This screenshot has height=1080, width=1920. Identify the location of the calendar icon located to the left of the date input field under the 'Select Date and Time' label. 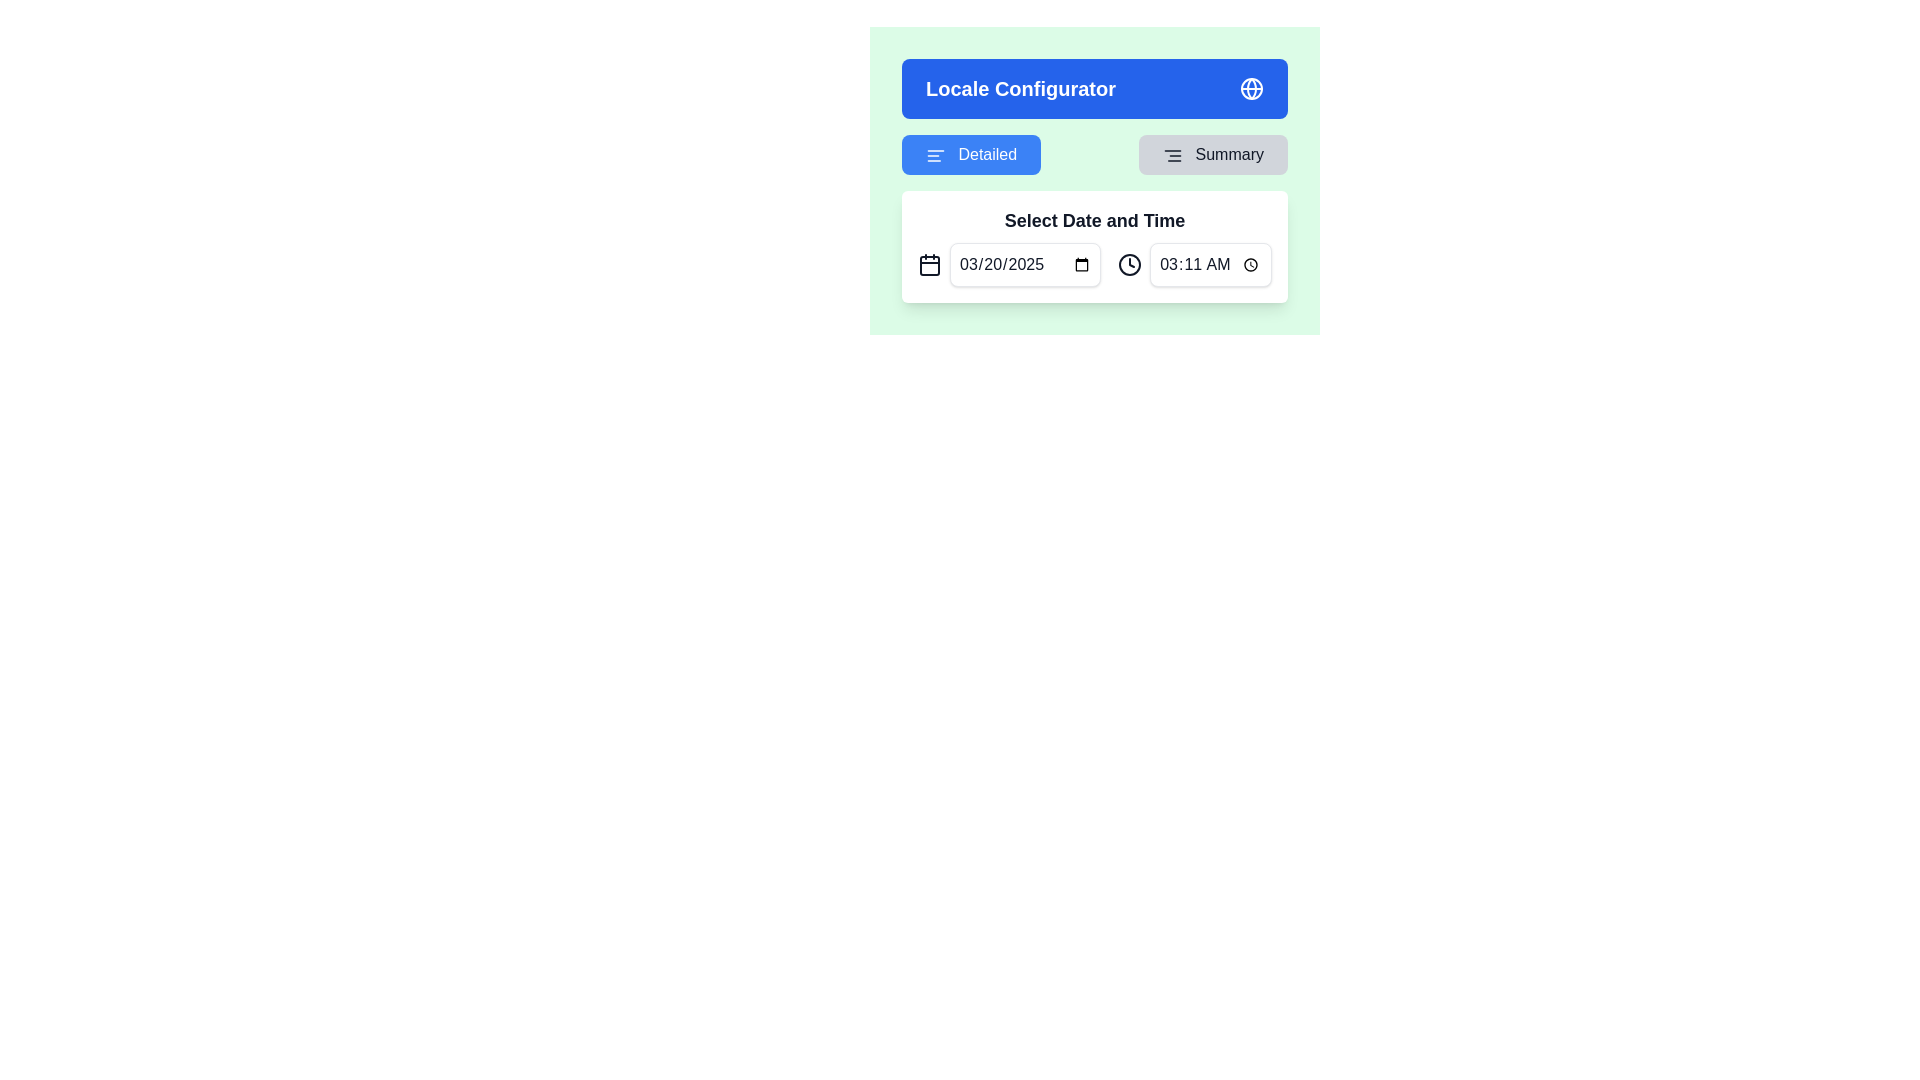
(929, 264).